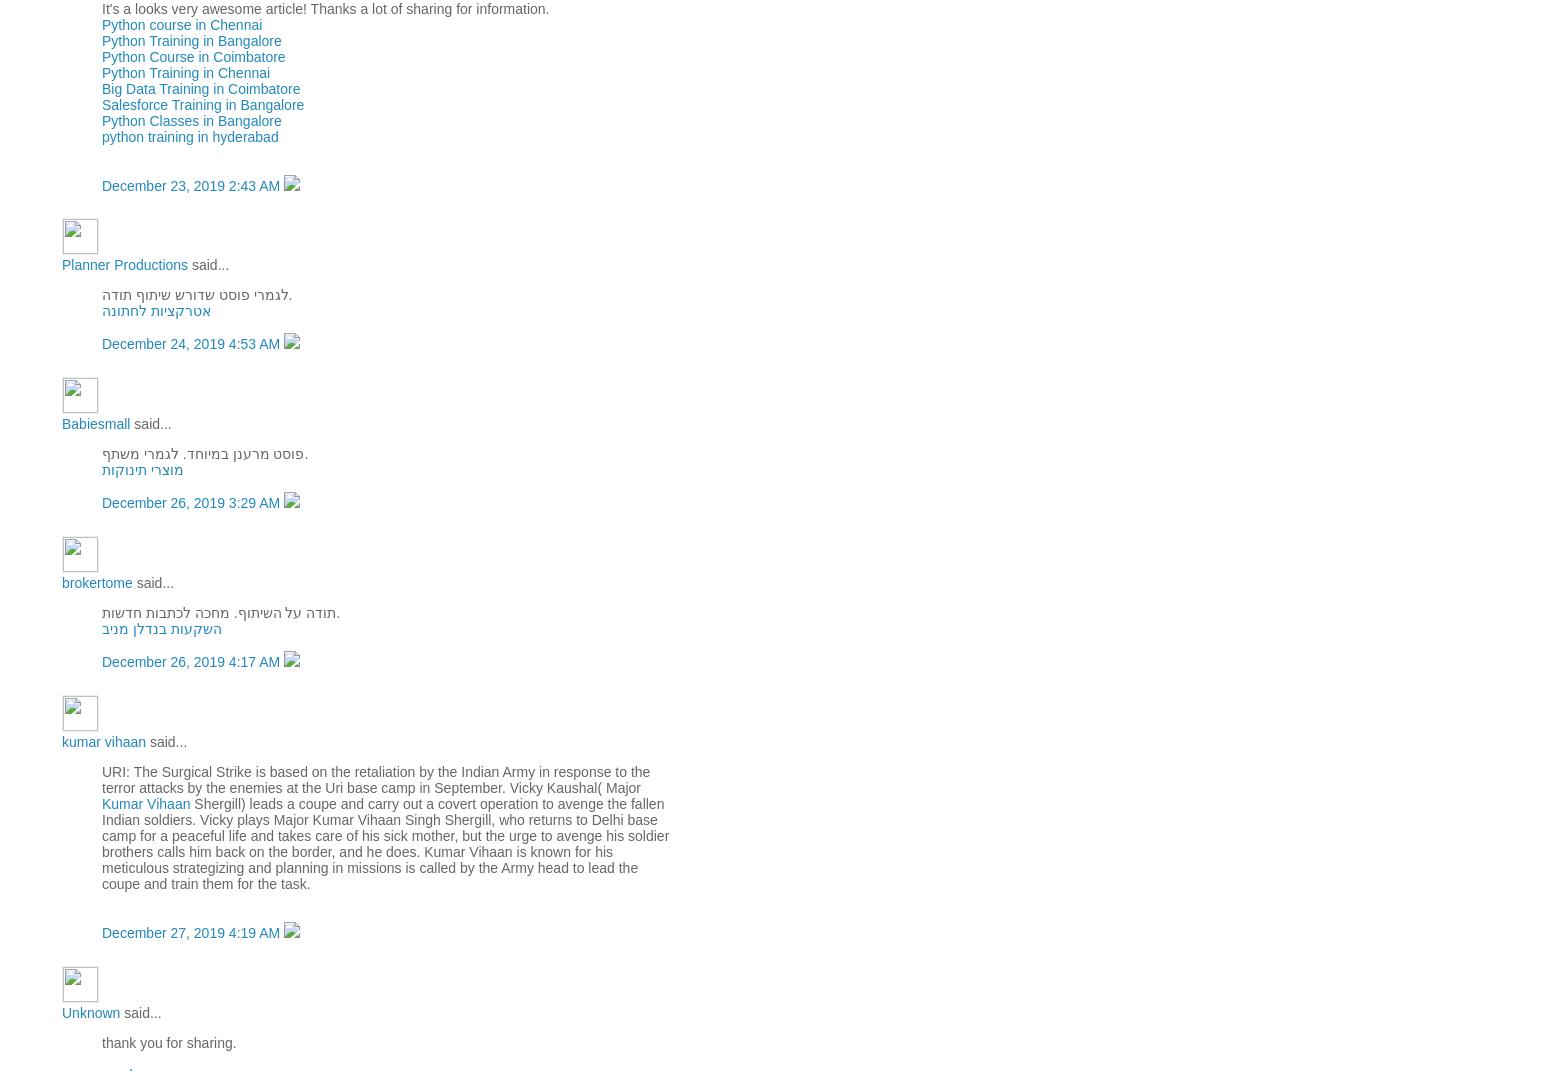  Describe the element at coordinates (94, 424) in the screenshot. I see `'Babiesmall'` at that location.